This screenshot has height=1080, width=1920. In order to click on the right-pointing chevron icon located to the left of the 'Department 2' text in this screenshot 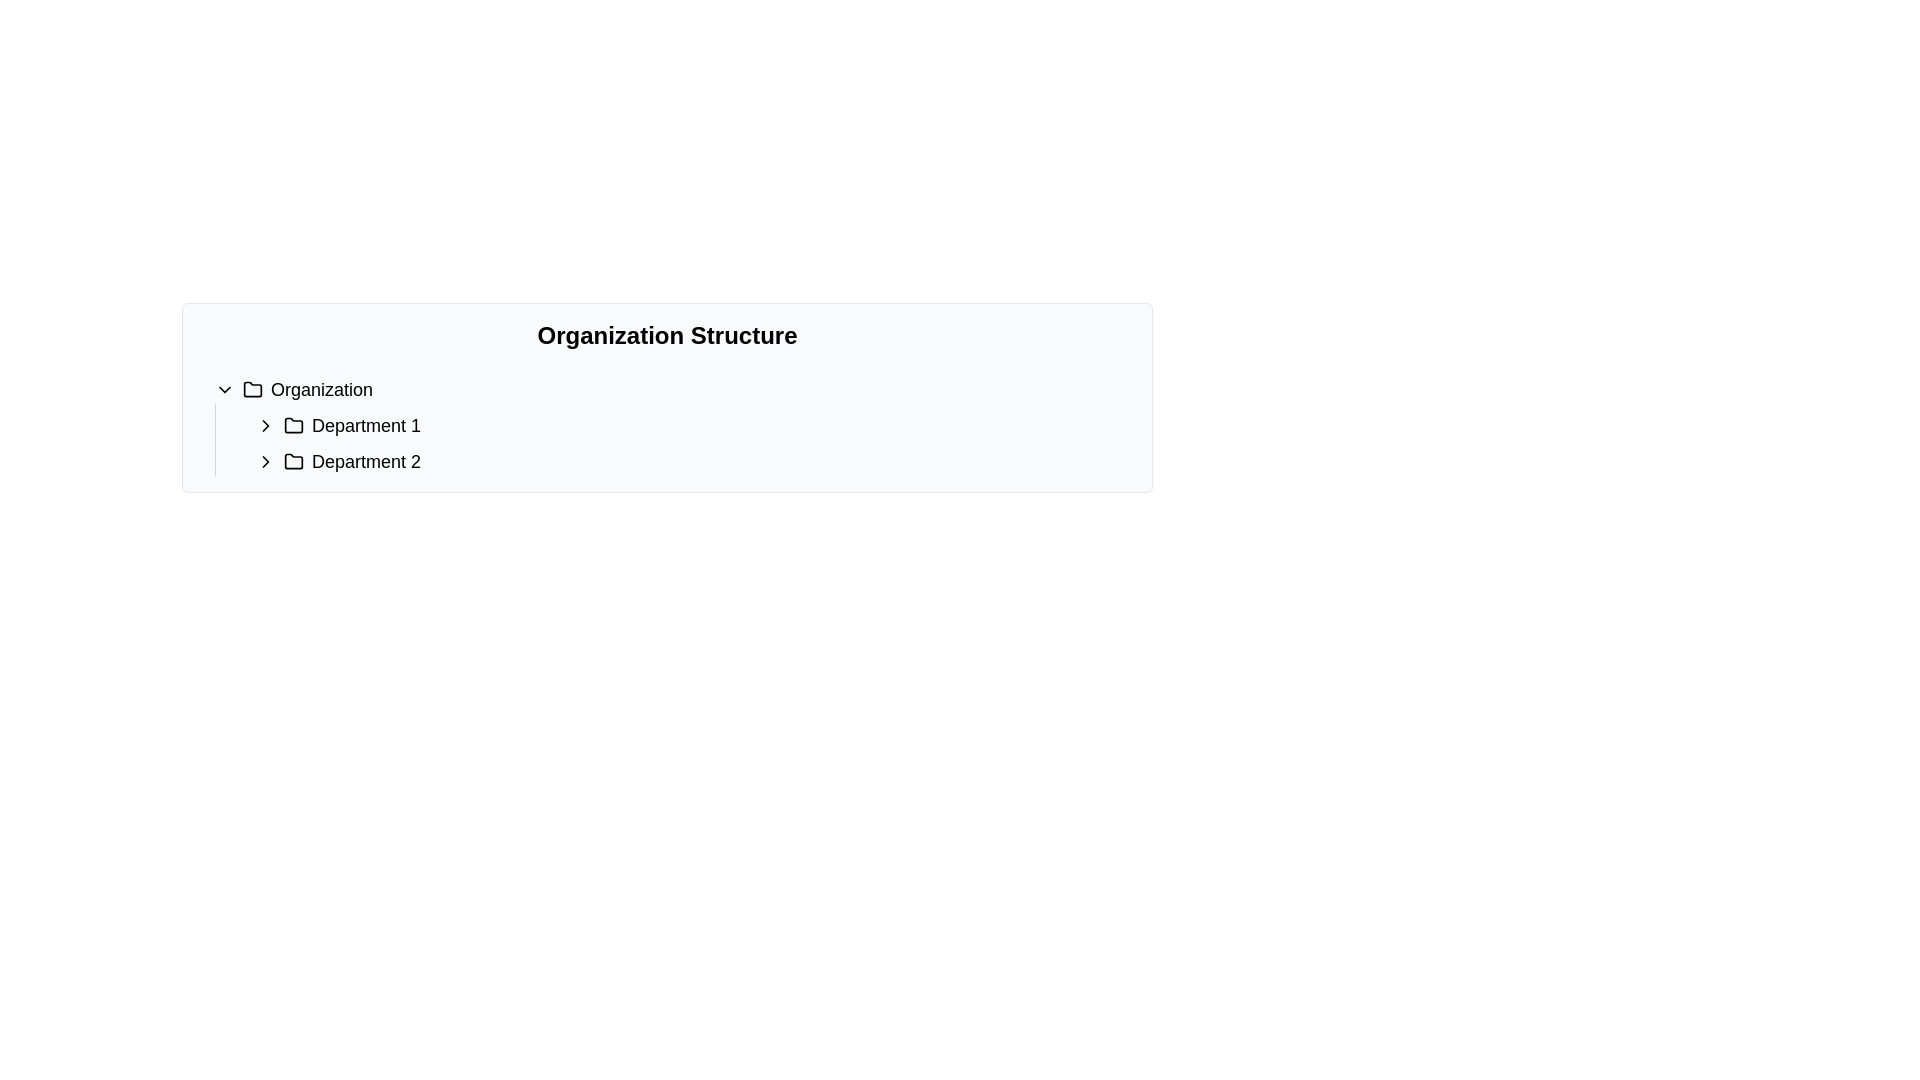, I will do `click(264, 462)`.